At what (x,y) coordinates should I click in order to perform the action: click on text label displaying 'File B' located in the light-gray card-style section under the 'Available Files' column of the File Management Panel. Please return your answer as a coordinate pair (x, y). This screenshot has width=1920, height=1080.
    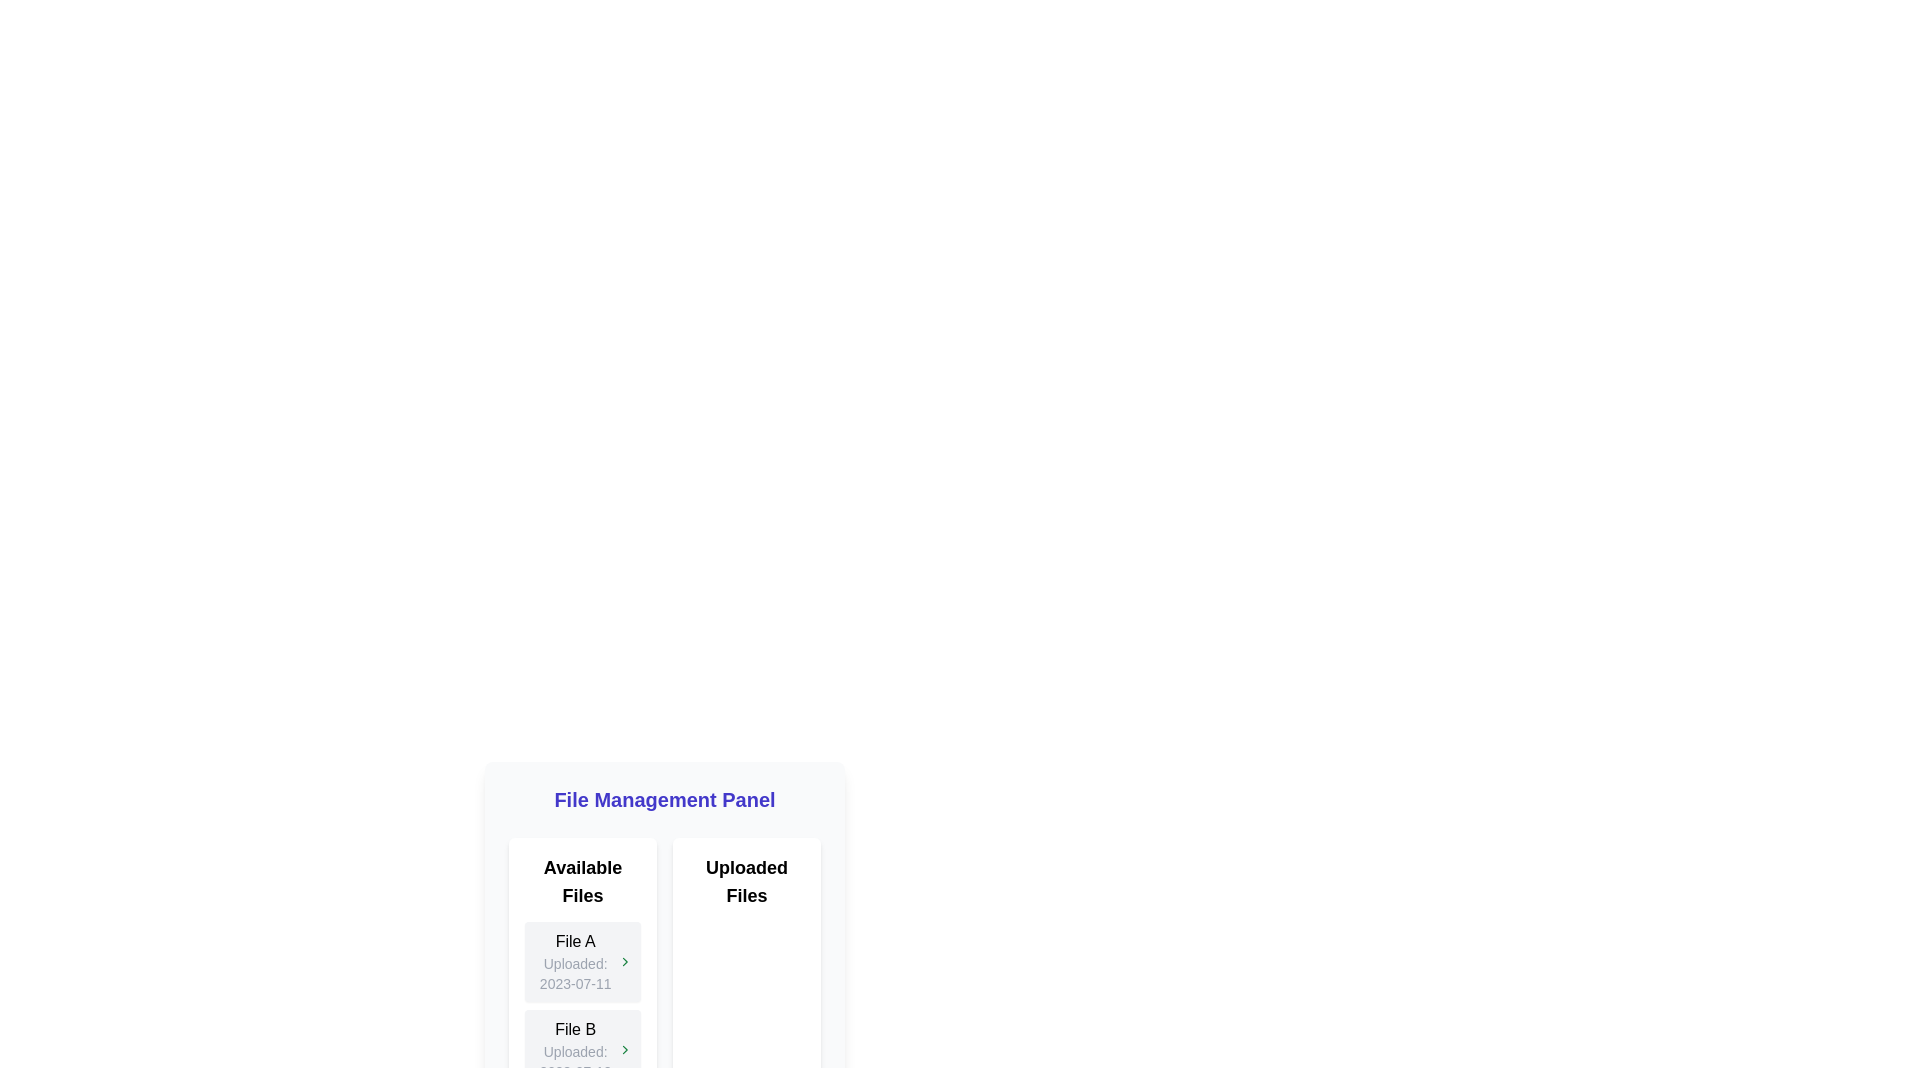
    Looking at the image, I should click on (574, 1029).